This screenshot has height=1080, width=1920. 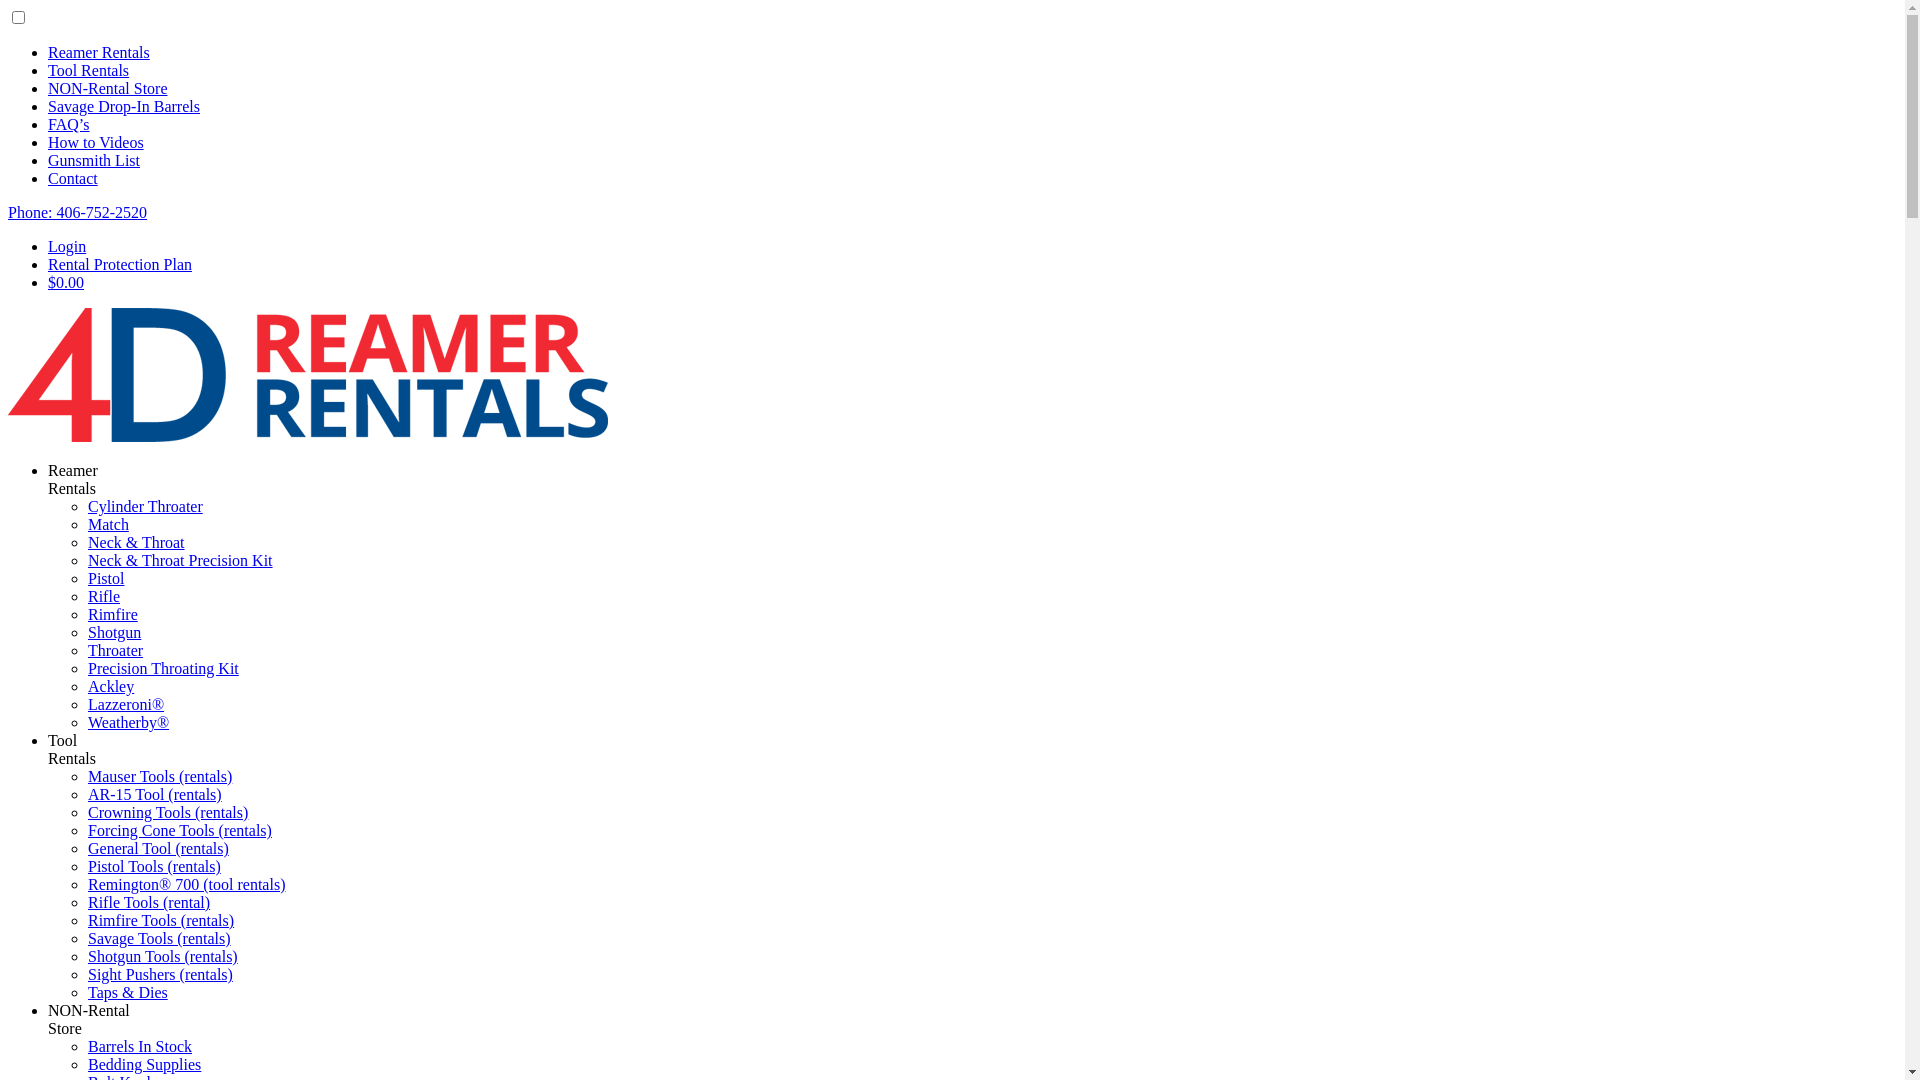 What do you see at coordinates (157, 848) in the screenshot?
I see `'General Tool (rentals)'` at bounding box center [157, 848].